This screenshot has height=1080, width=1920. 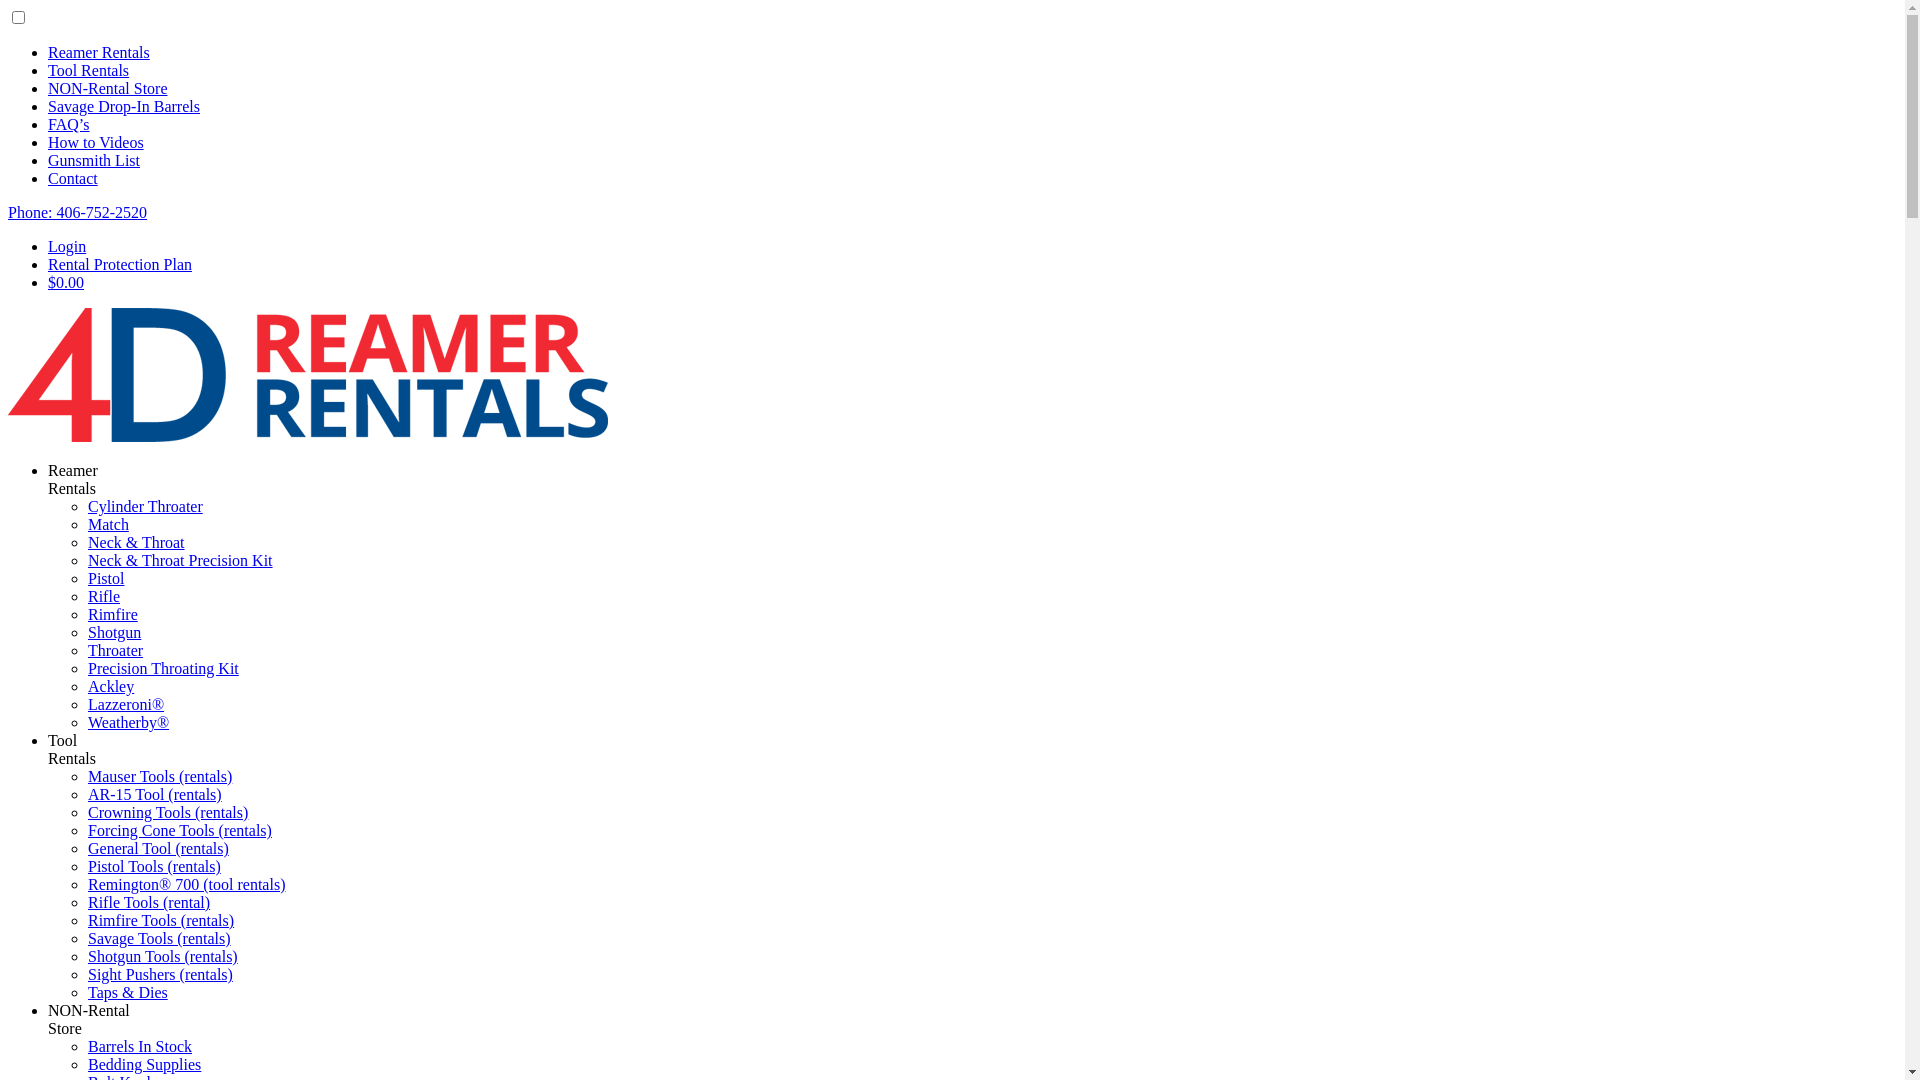 What do you see at coordinates (157, 848) in the screenshot?
I see `'General Tool (rentals)'` at bounding box center [157, 848].